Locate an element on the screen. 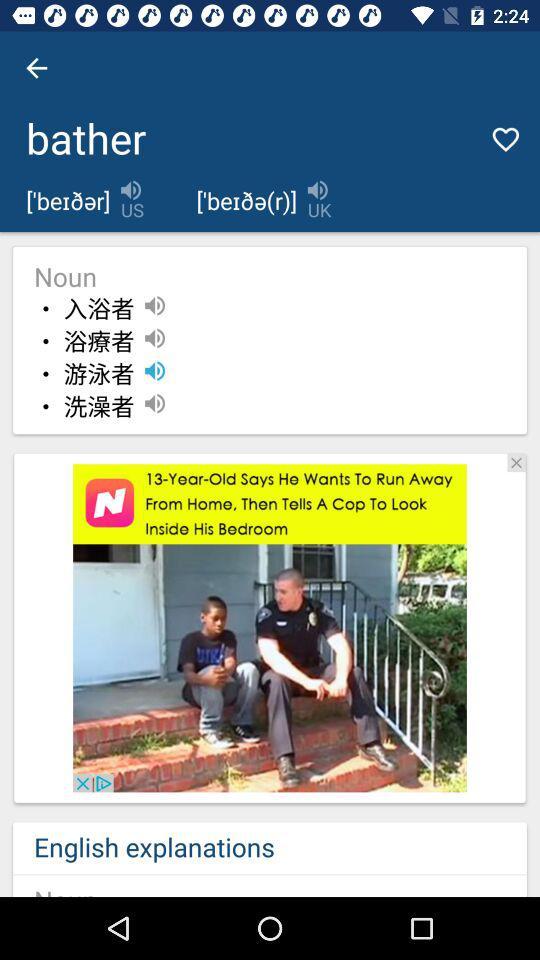 Image resolution: width=540 pixels, height=960 pixels. advertisement page is located at coordinates (270, 627).